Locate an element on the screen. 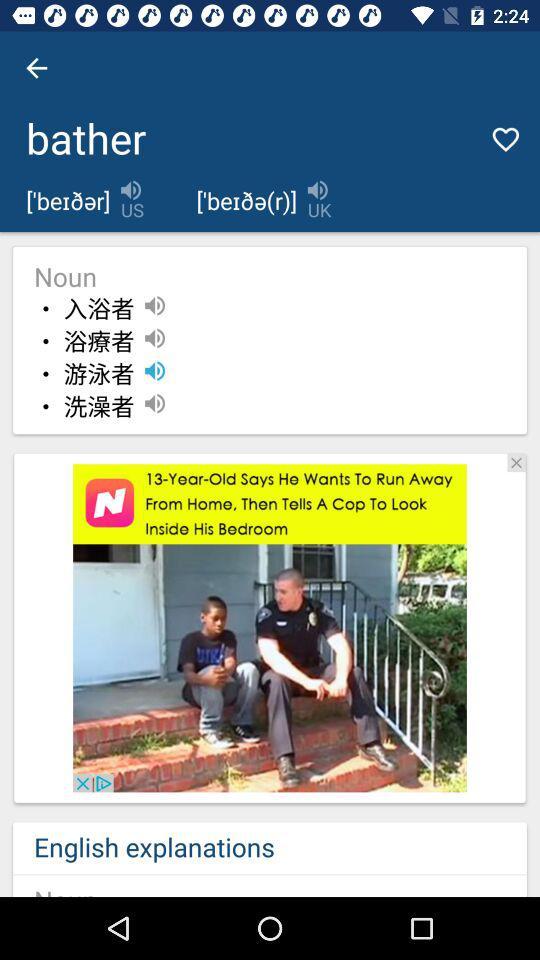 Image resolution: width=540 pixels, height=960 pixels. advertisement page is located at coordinates (270, 627).